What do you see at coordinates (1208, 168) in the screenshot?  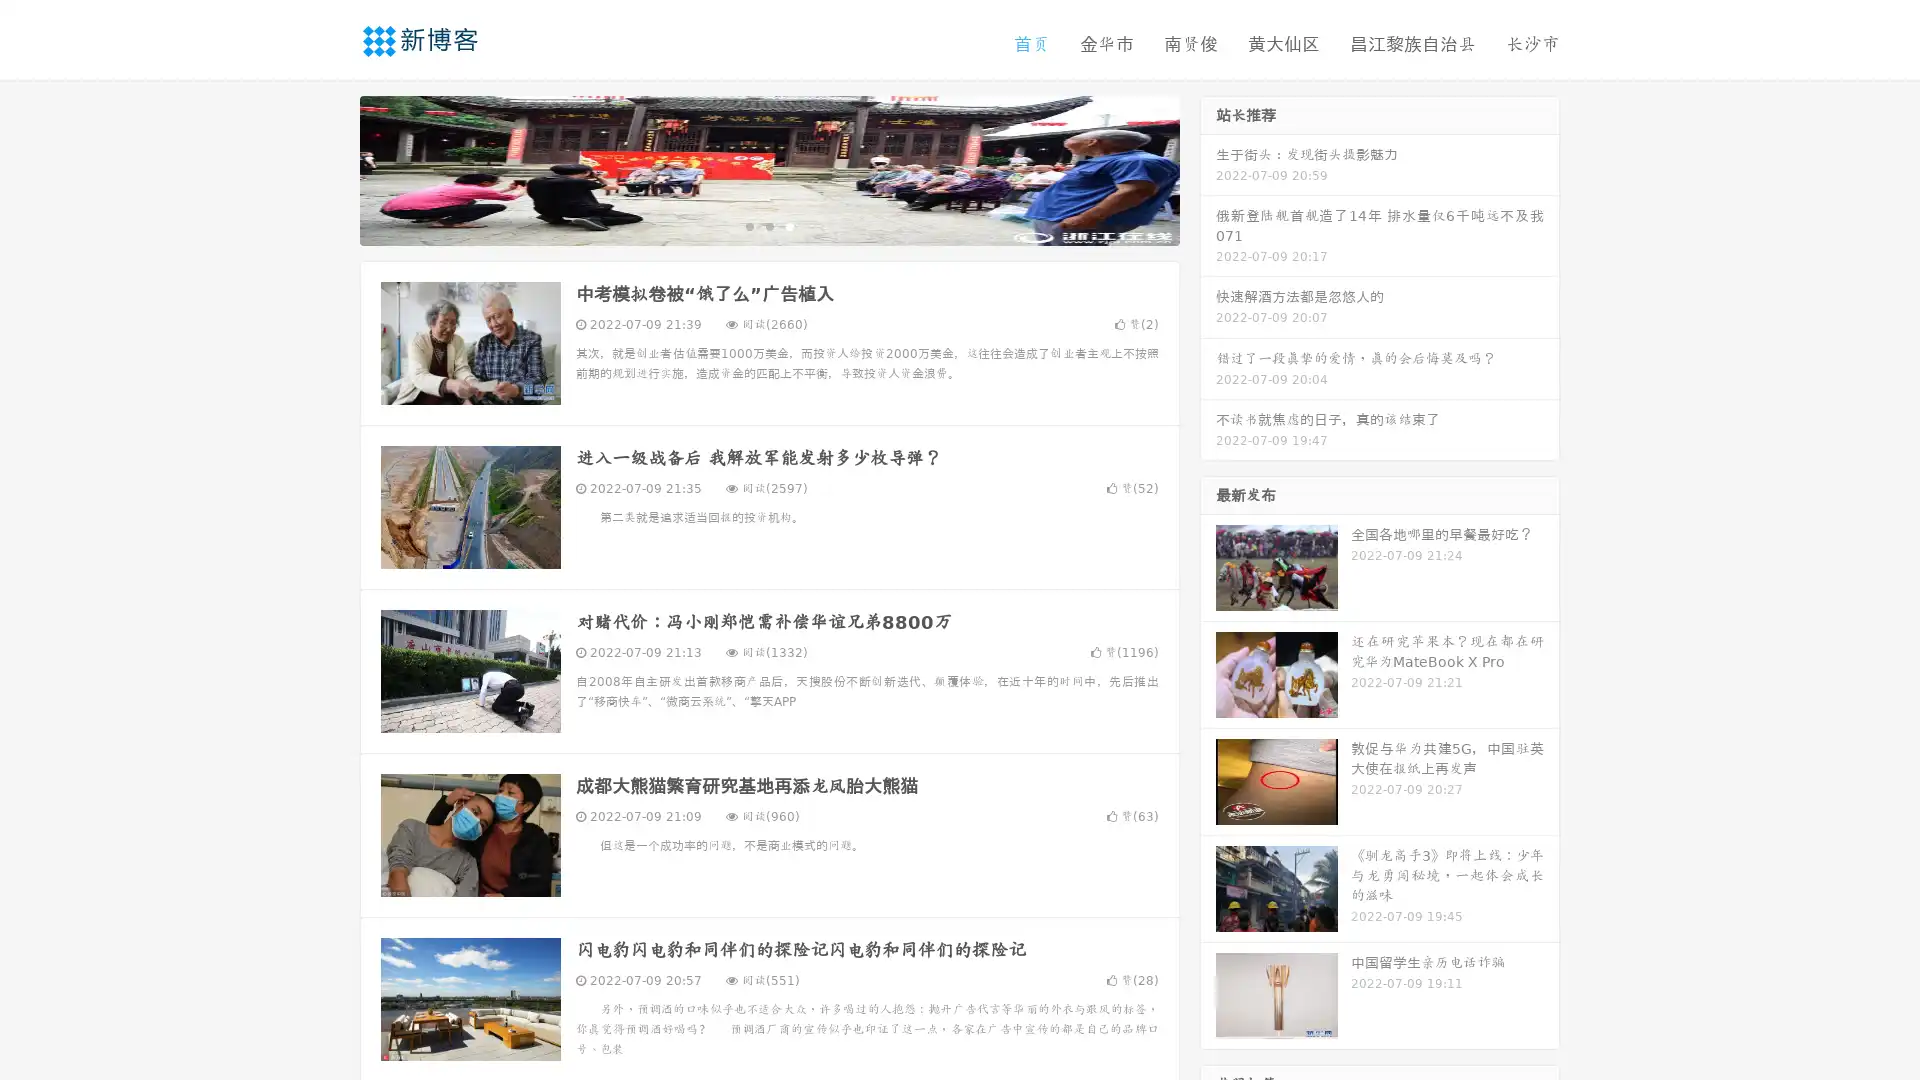 I see `Next slide` at bounding box center [1208, 168].